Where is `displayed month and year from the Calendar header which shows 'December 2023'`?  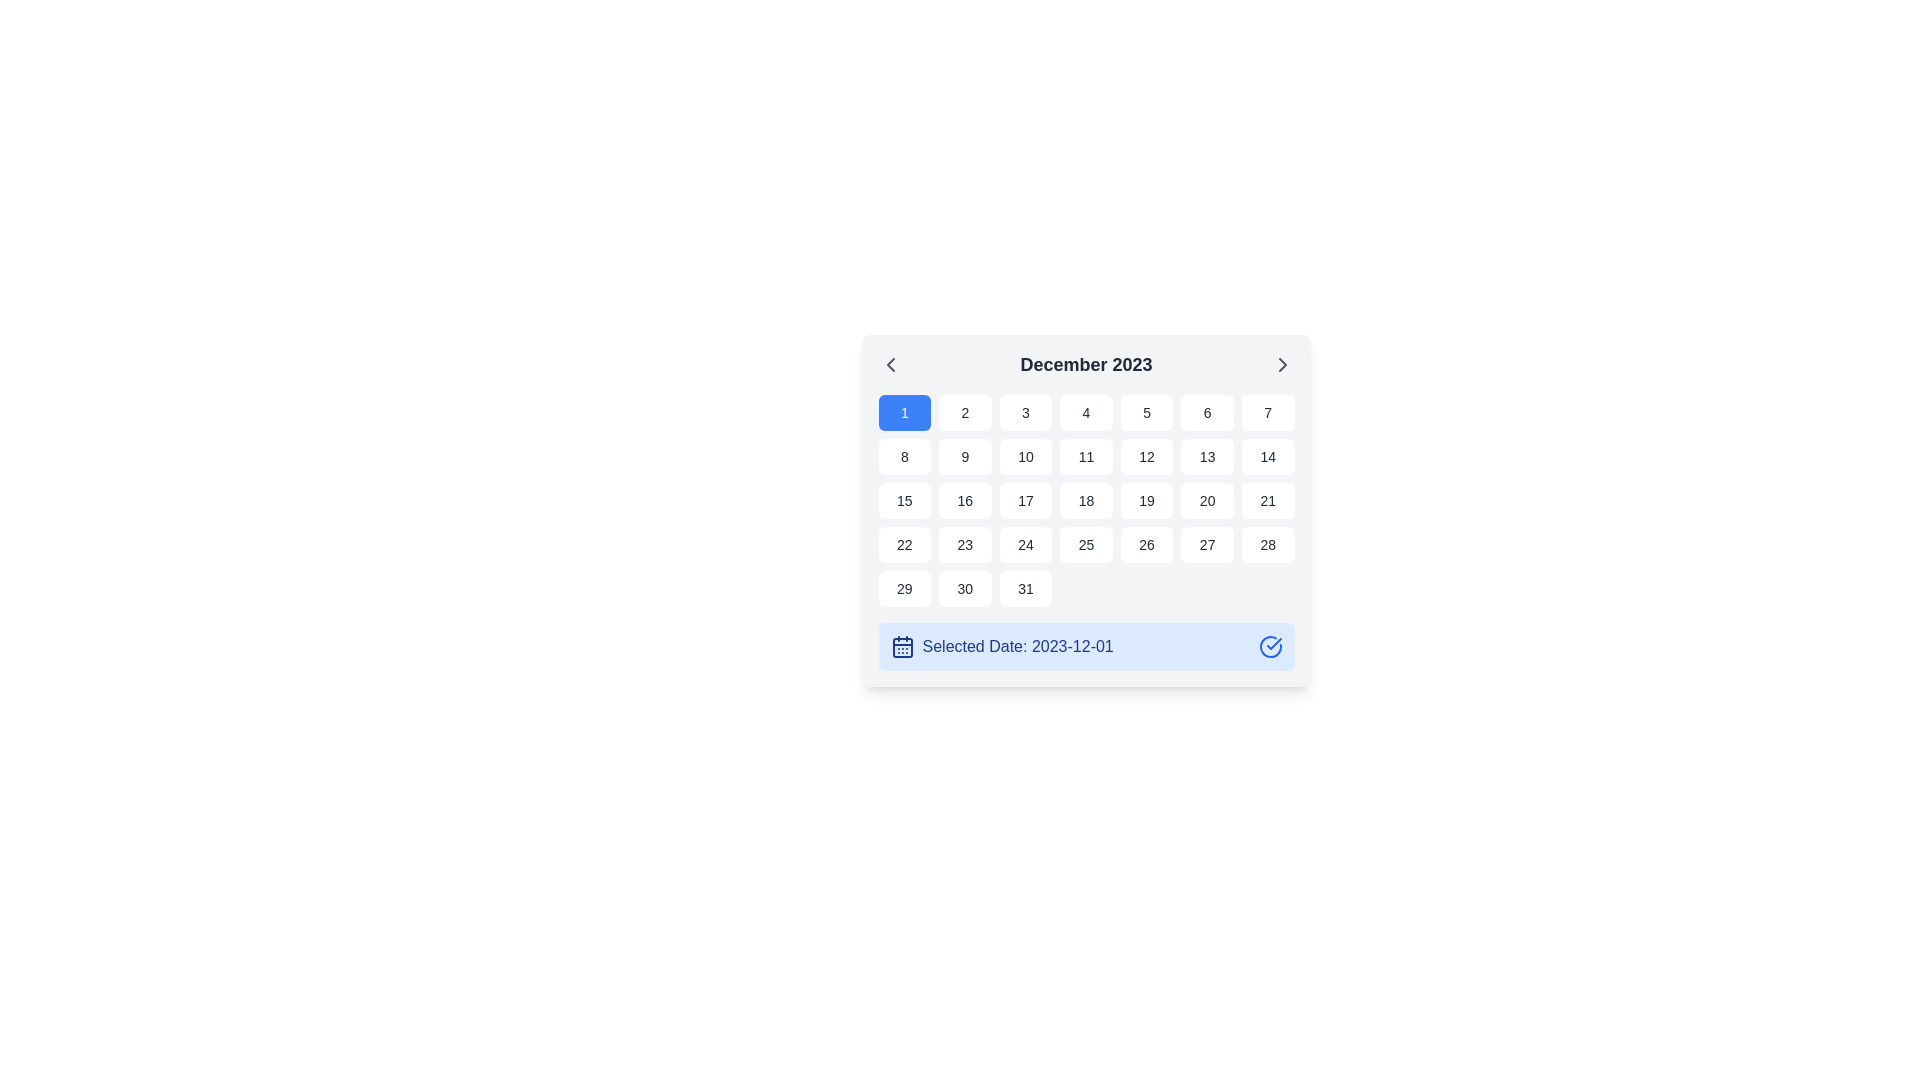
displayed month and year from the Calendar header which shows 'December 2023' is located at coordinates (1085, 365).